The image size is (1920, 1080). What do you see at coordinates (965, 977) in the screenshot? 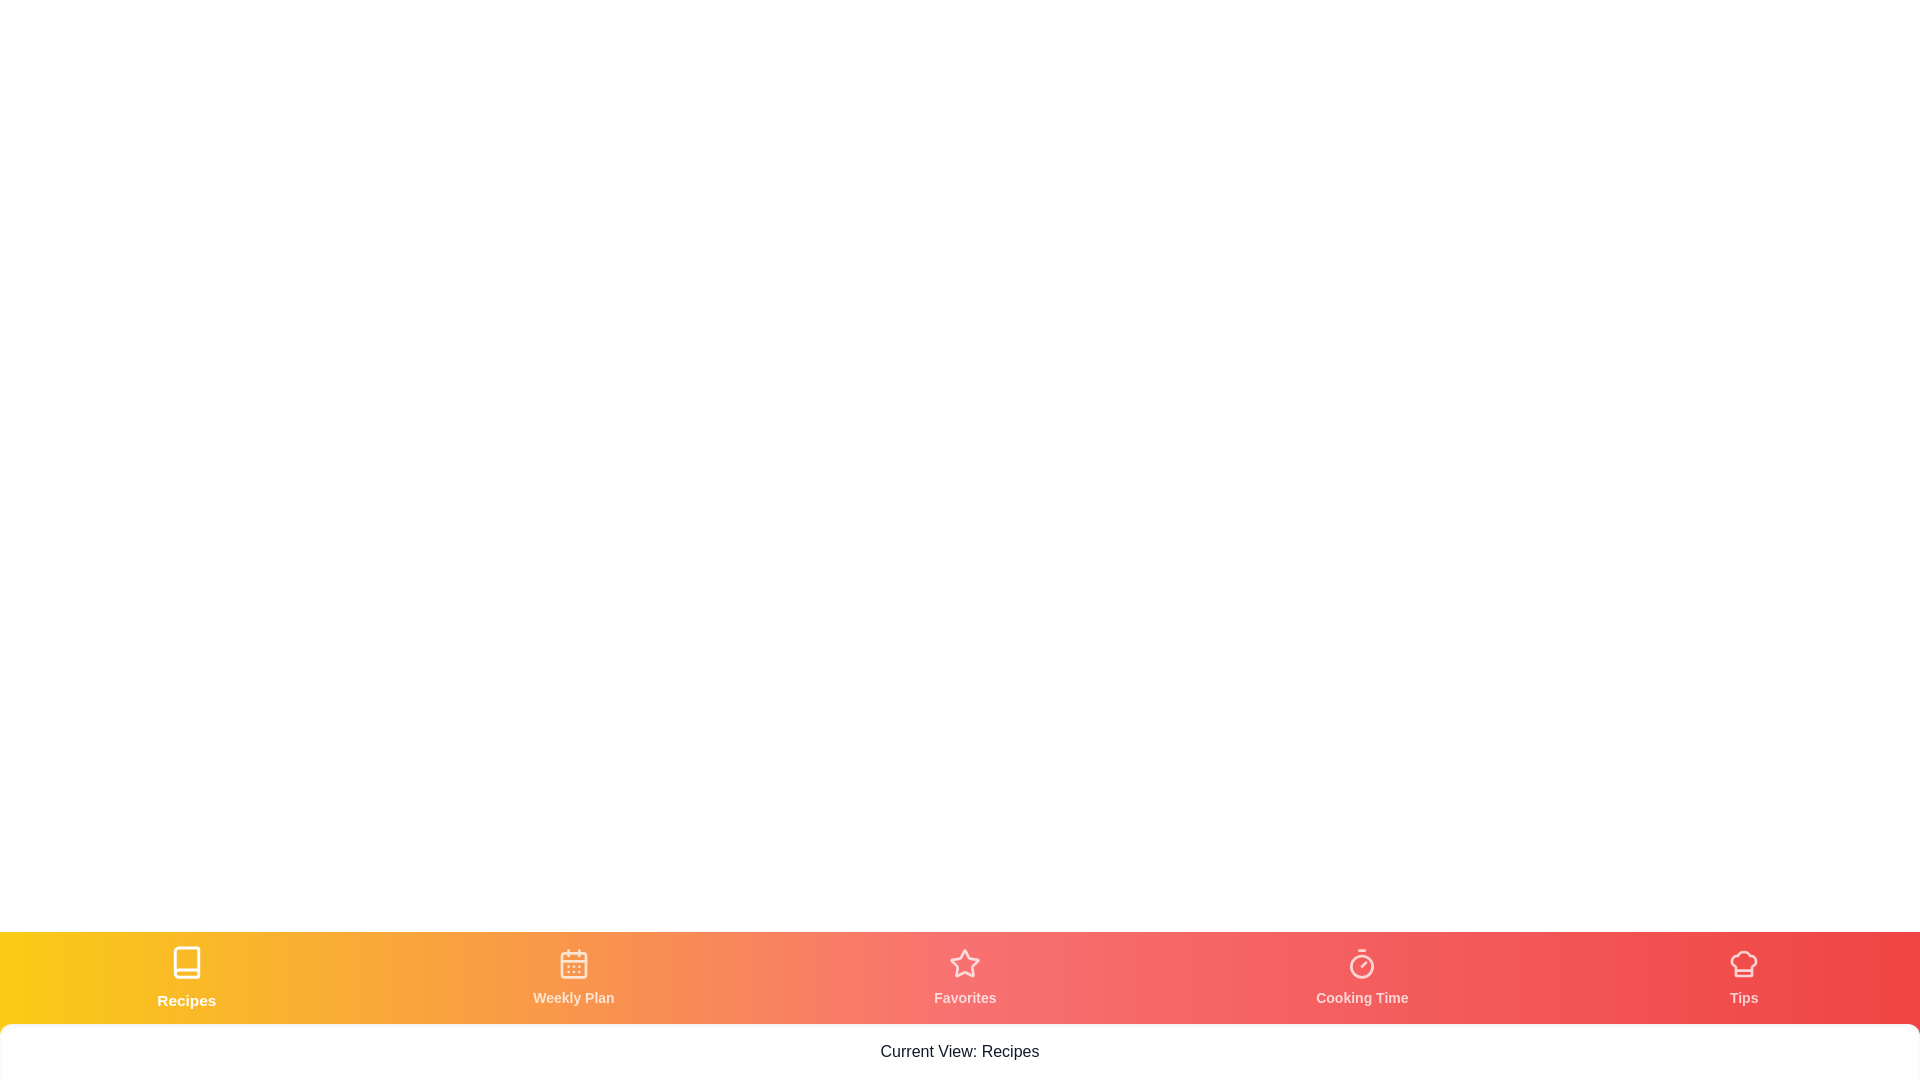
I see `the tab corresponding to Favorites by clicking its icon or label` at bounding box center [965, 977].